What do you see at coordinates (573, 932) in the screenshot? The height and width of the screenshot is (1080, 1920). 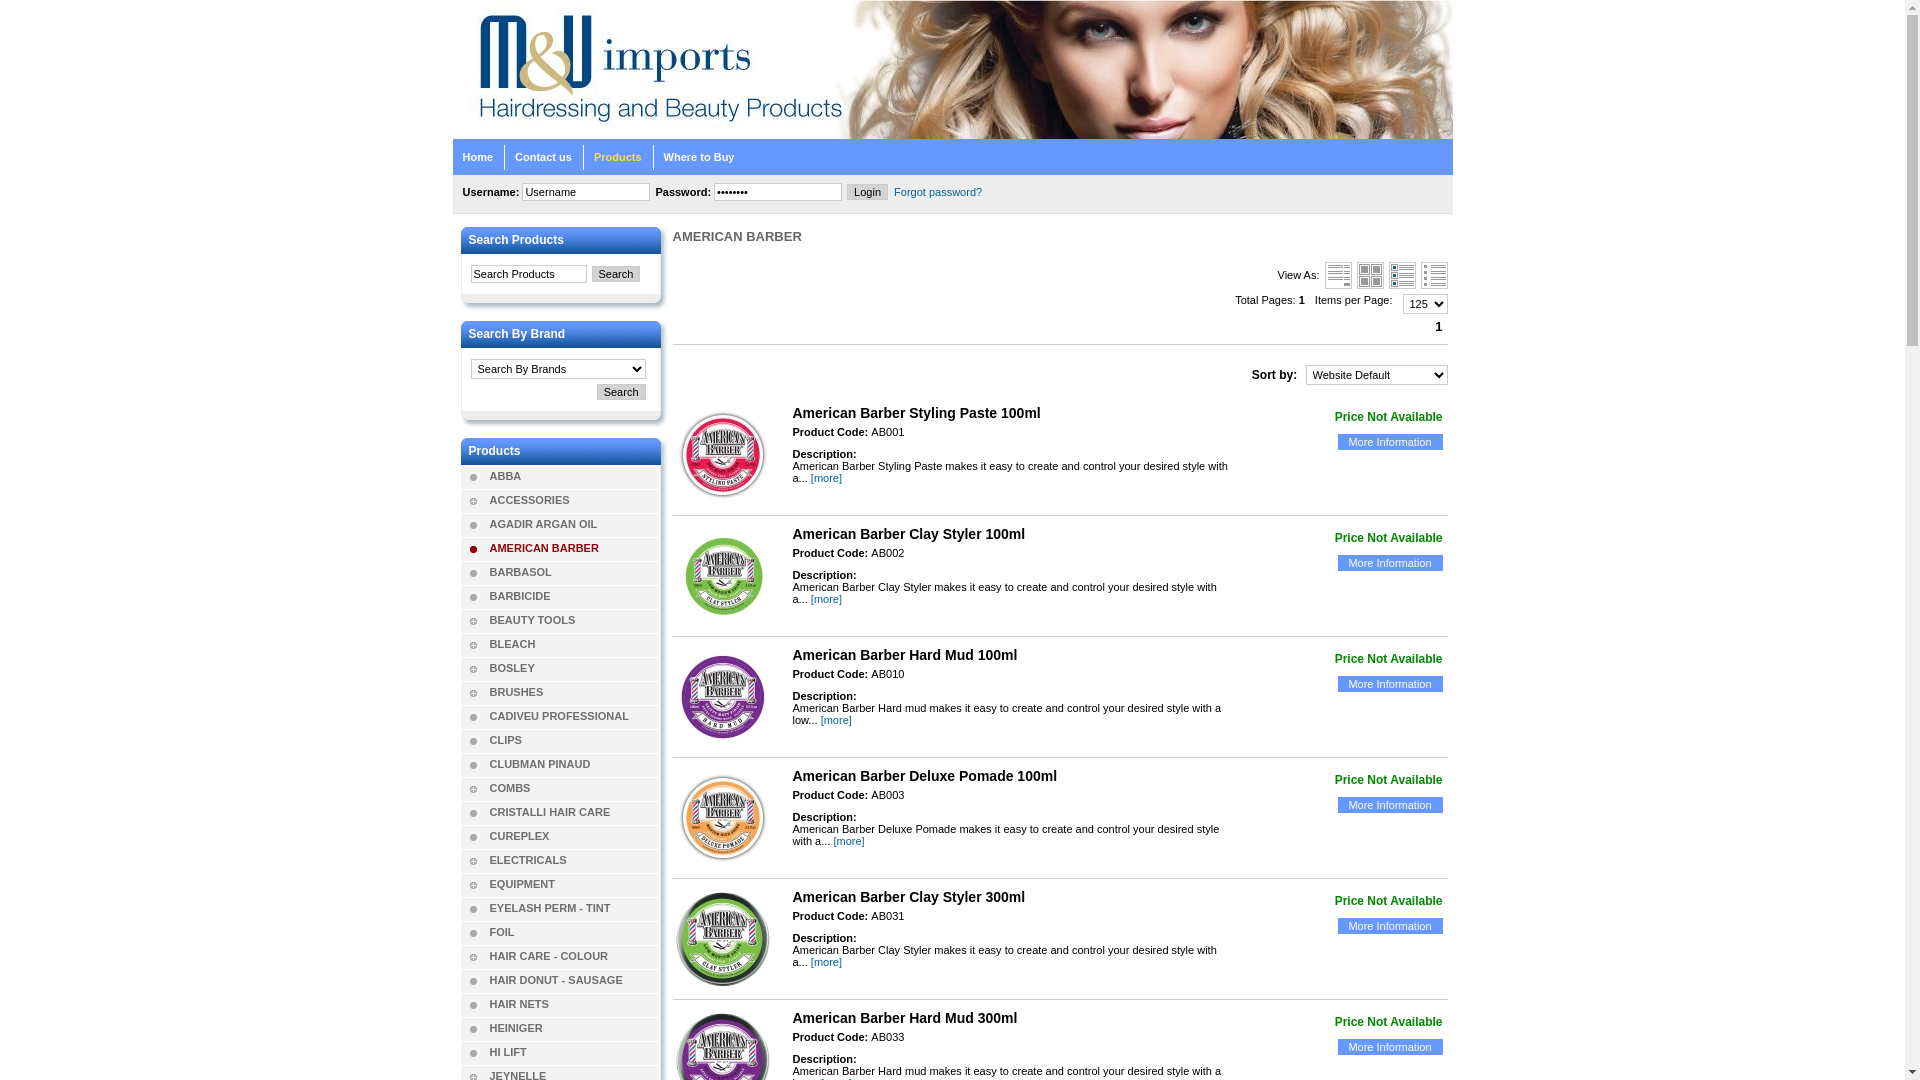 I see `'FOIL'` at bounding box center [573, 932].